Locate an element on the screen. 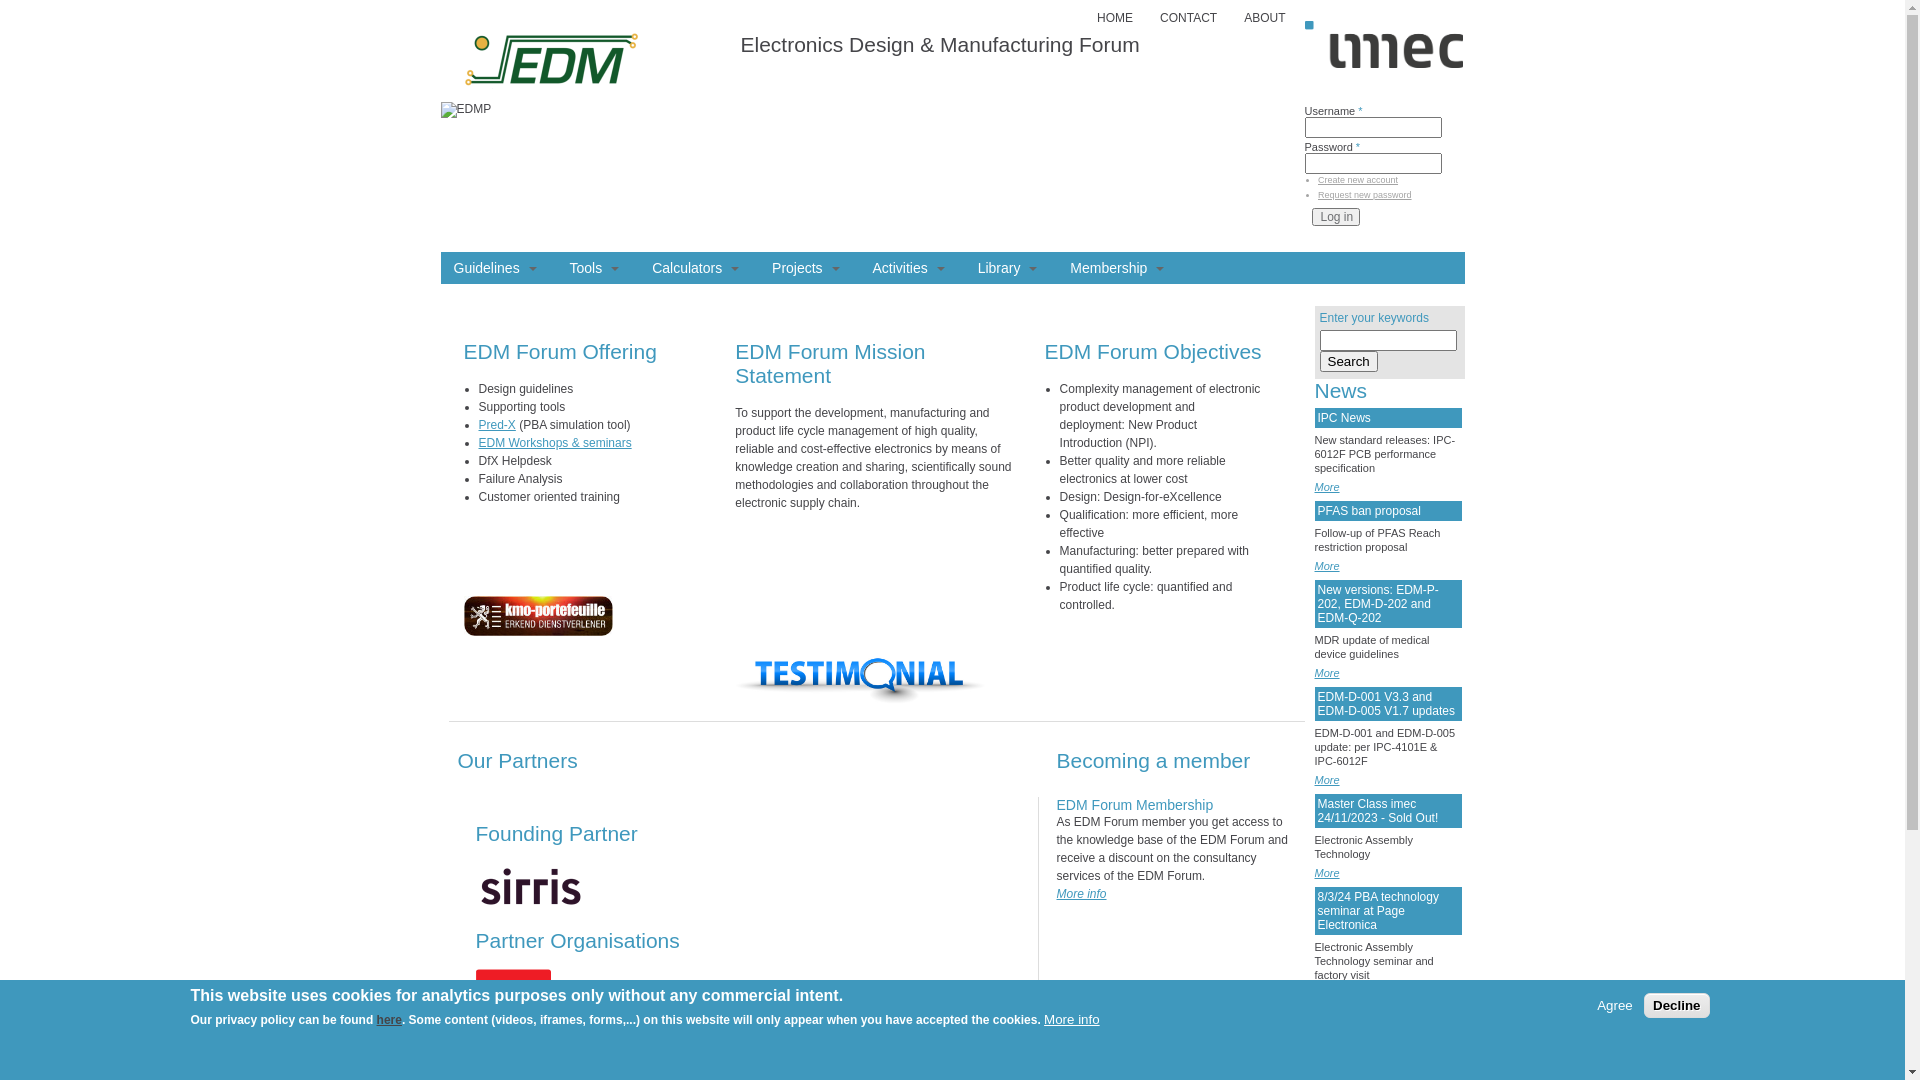 This screenshot has height=1080, width=1920. 'More' is located at coordinates (1326, 871).